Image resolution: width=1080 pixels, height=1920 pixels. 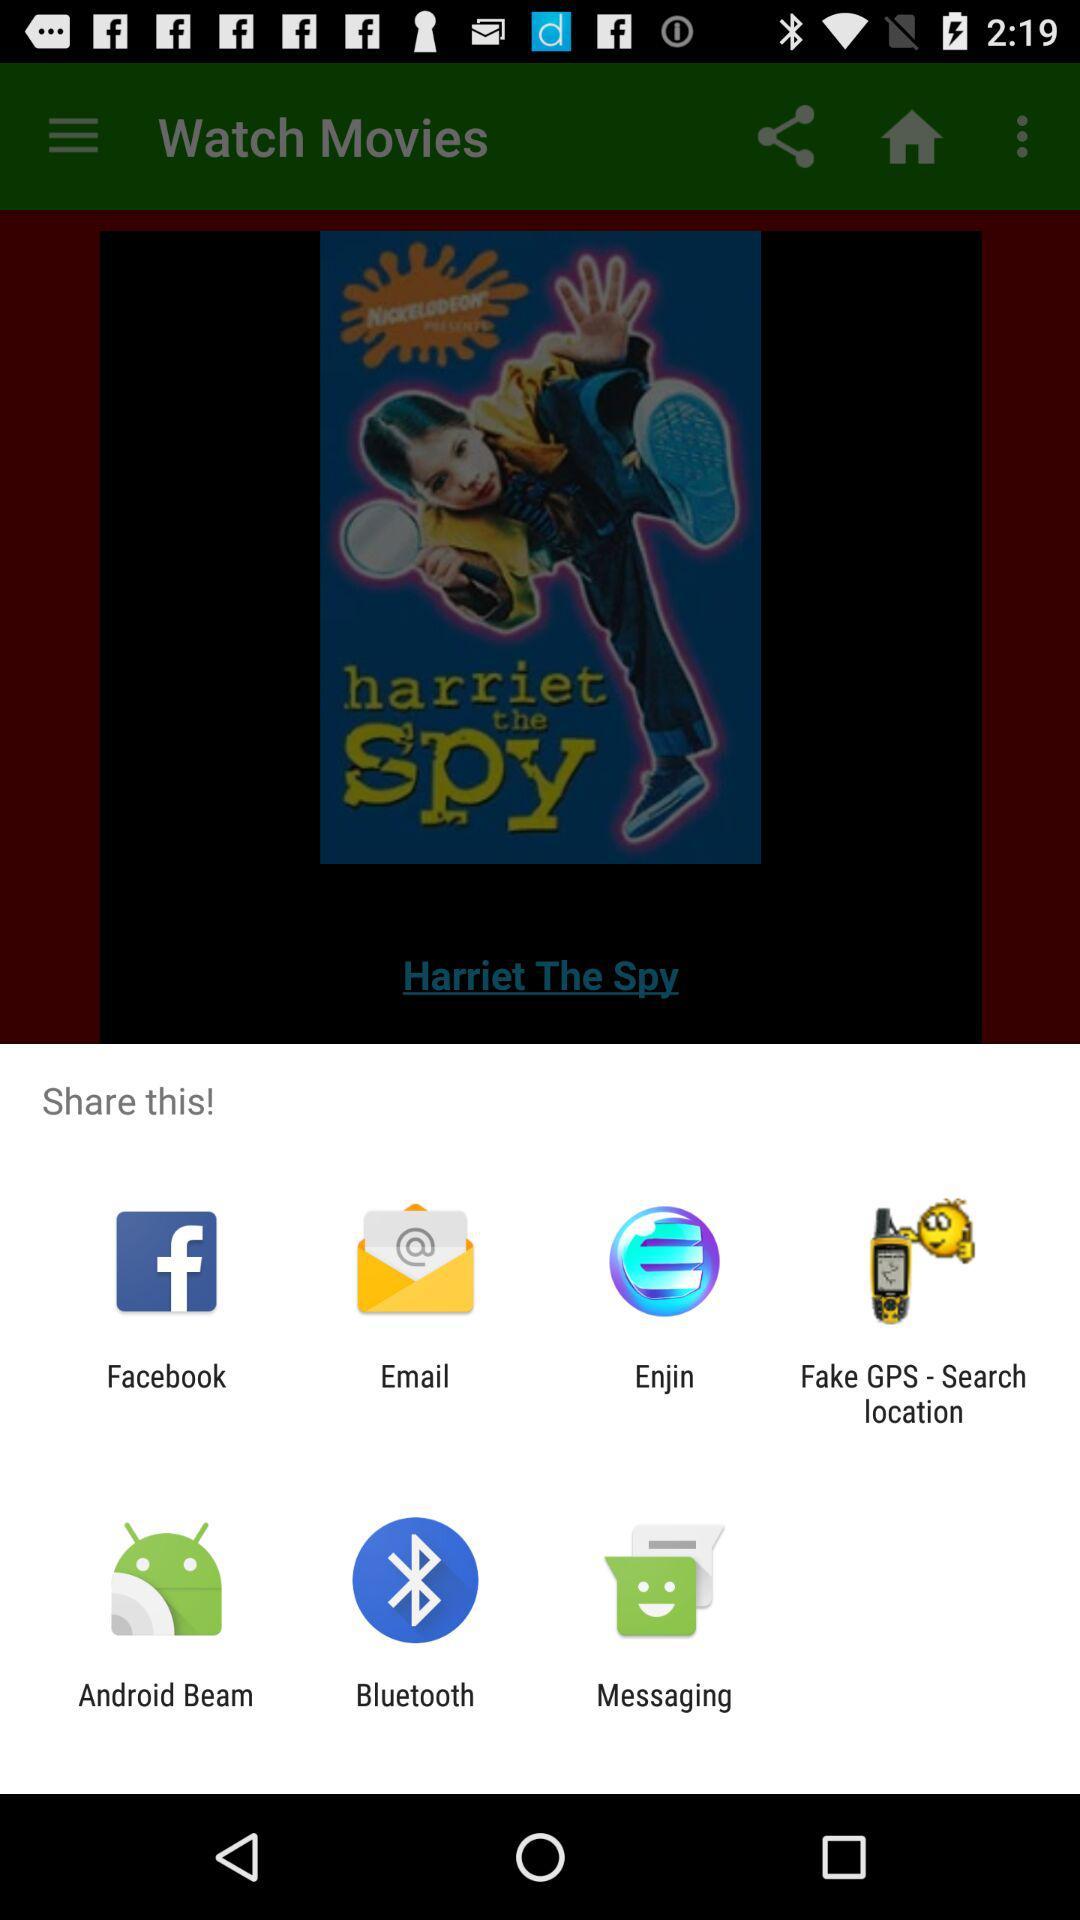 I want to click on the icon next to email, so click(x=664, y=1392).